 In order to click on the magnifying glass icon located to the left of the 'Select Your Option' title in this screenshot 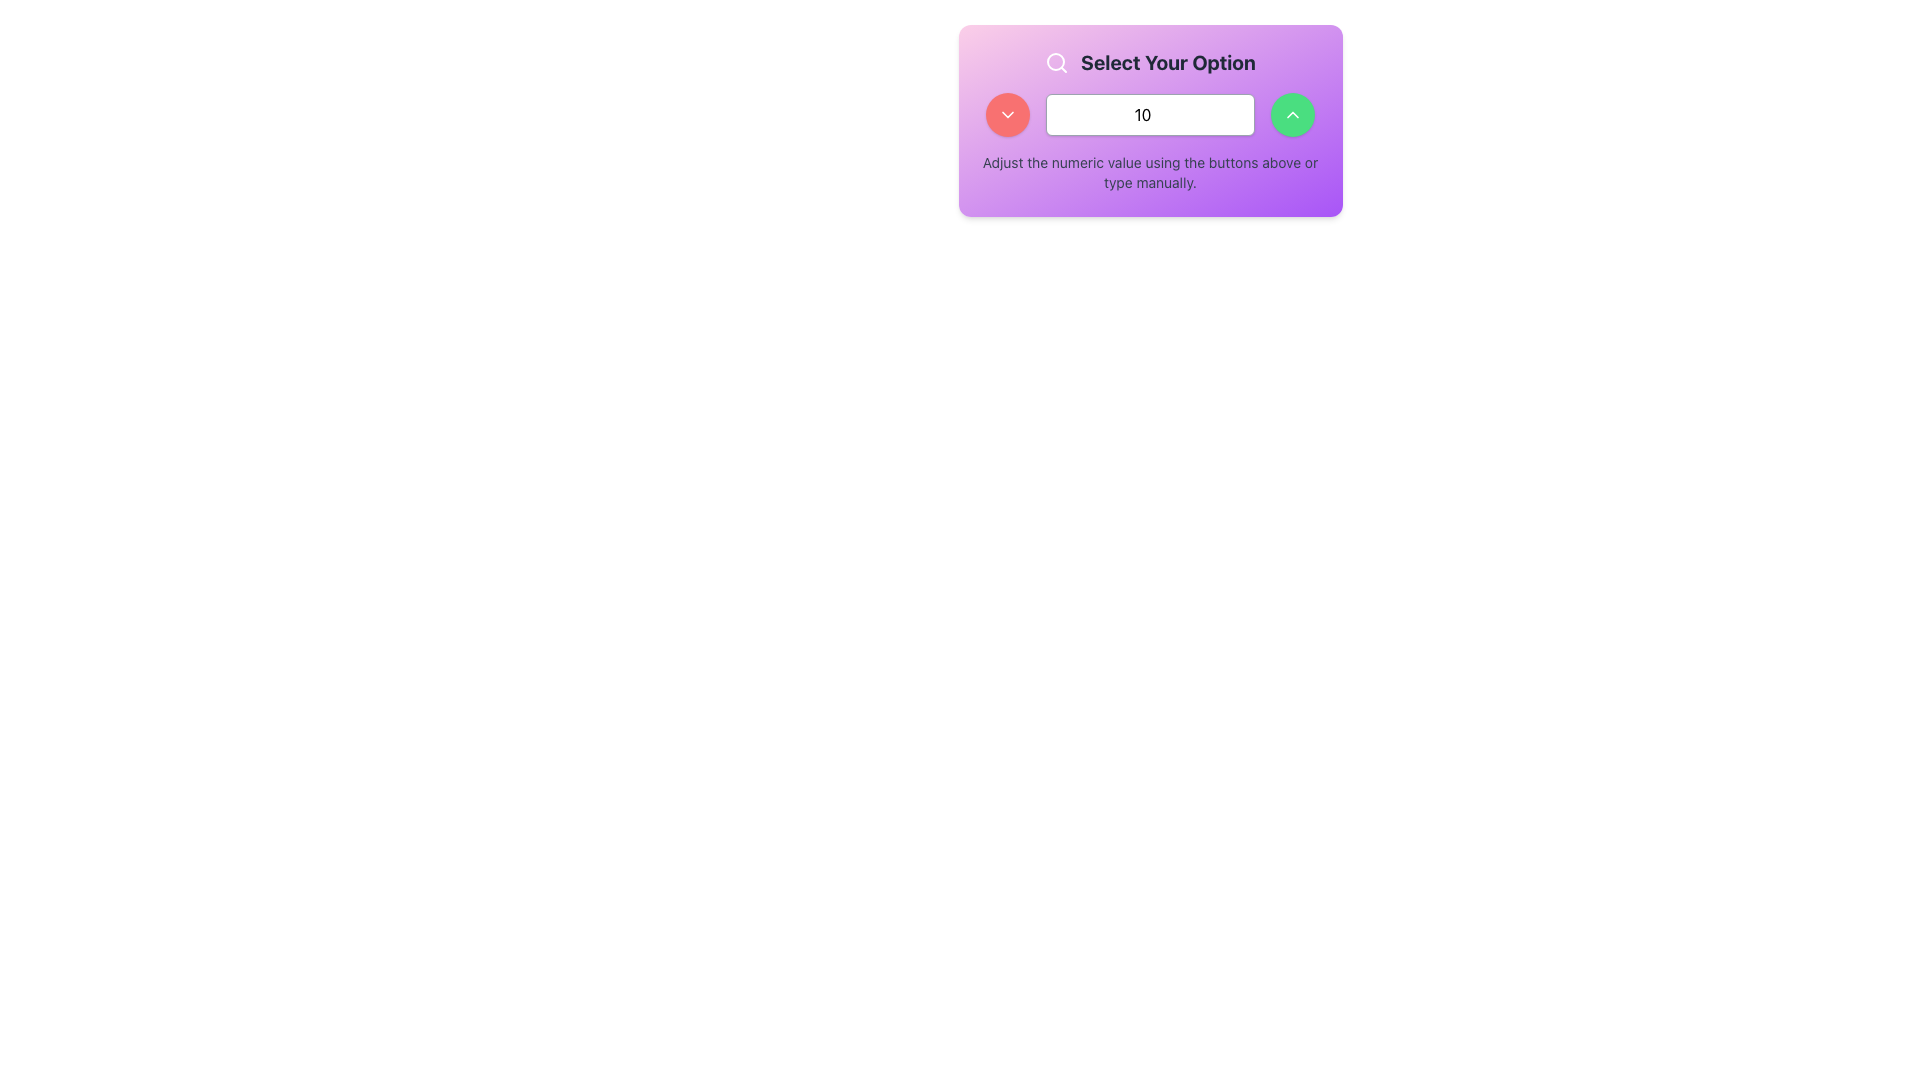, I will do `click(1056, 61)`.